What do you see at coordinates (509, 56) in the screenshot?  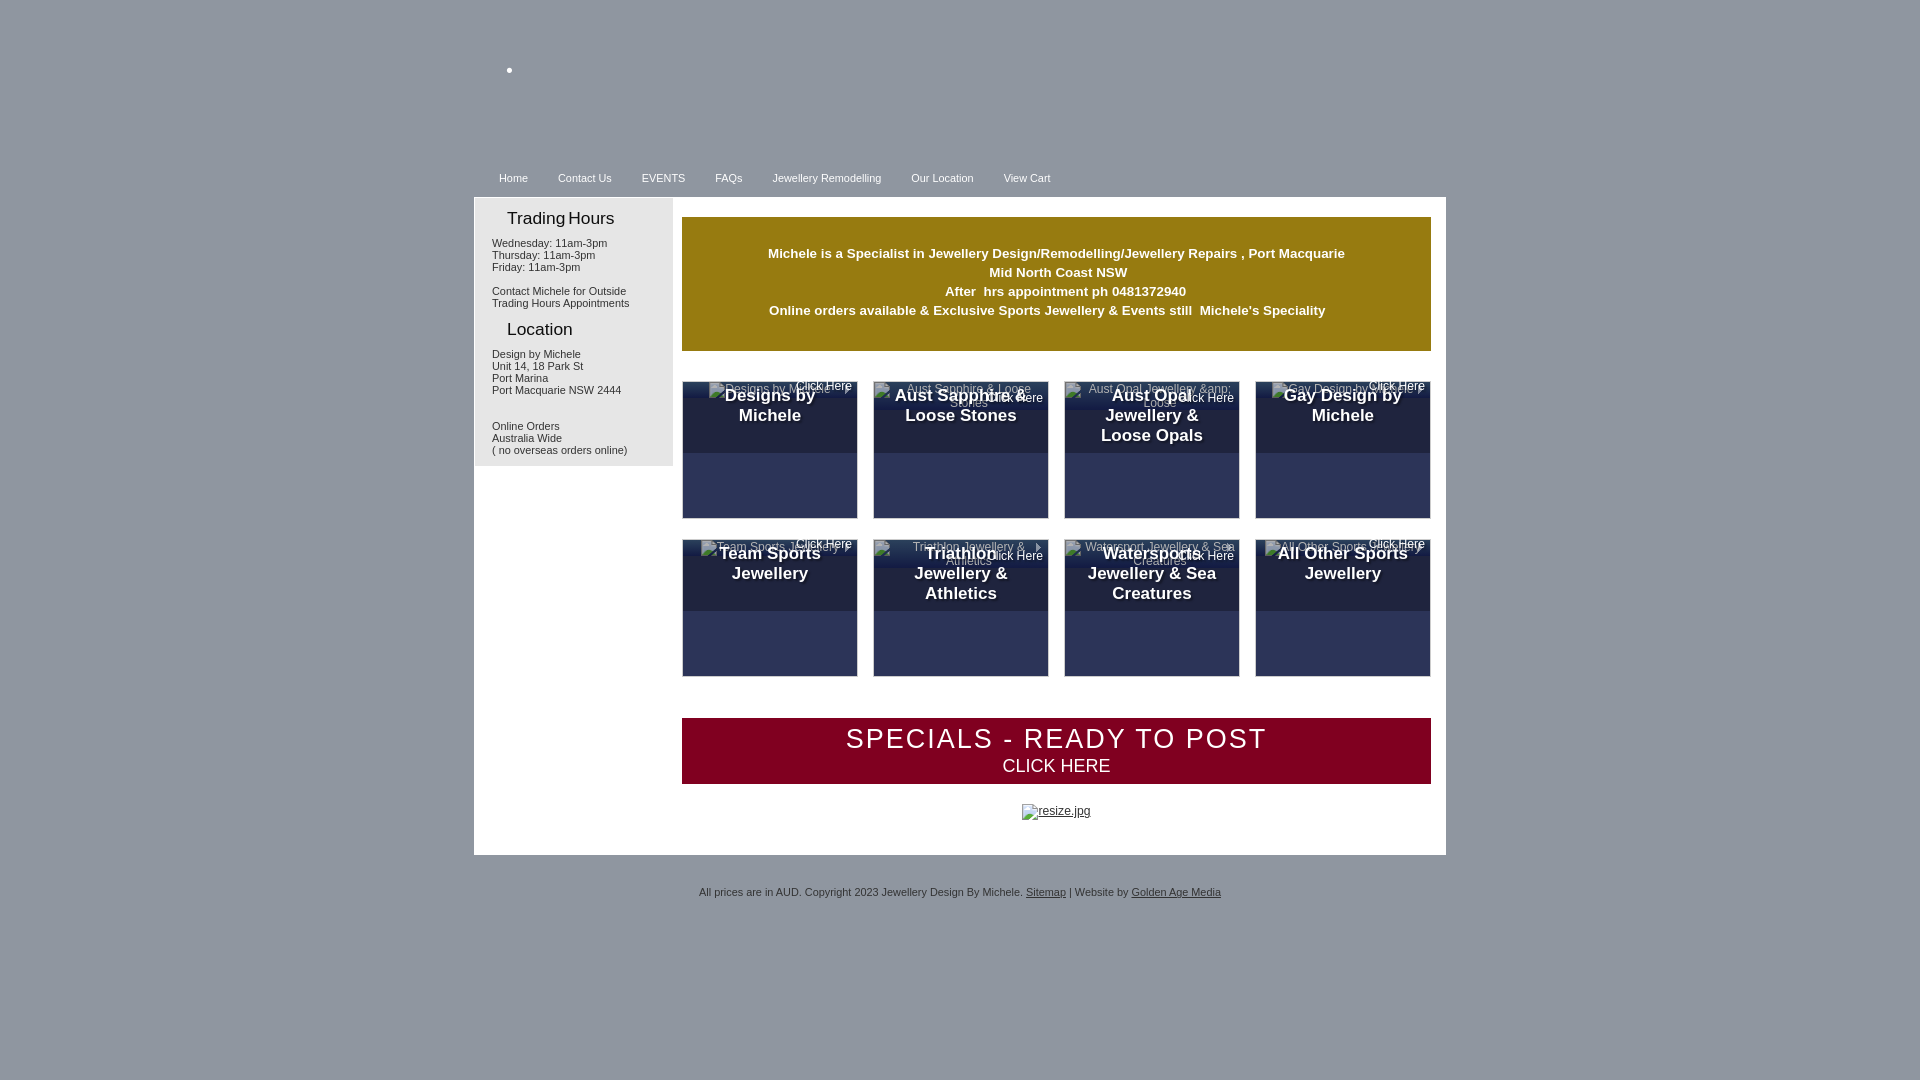 I see `'.'` at bounding box center [509, 56].